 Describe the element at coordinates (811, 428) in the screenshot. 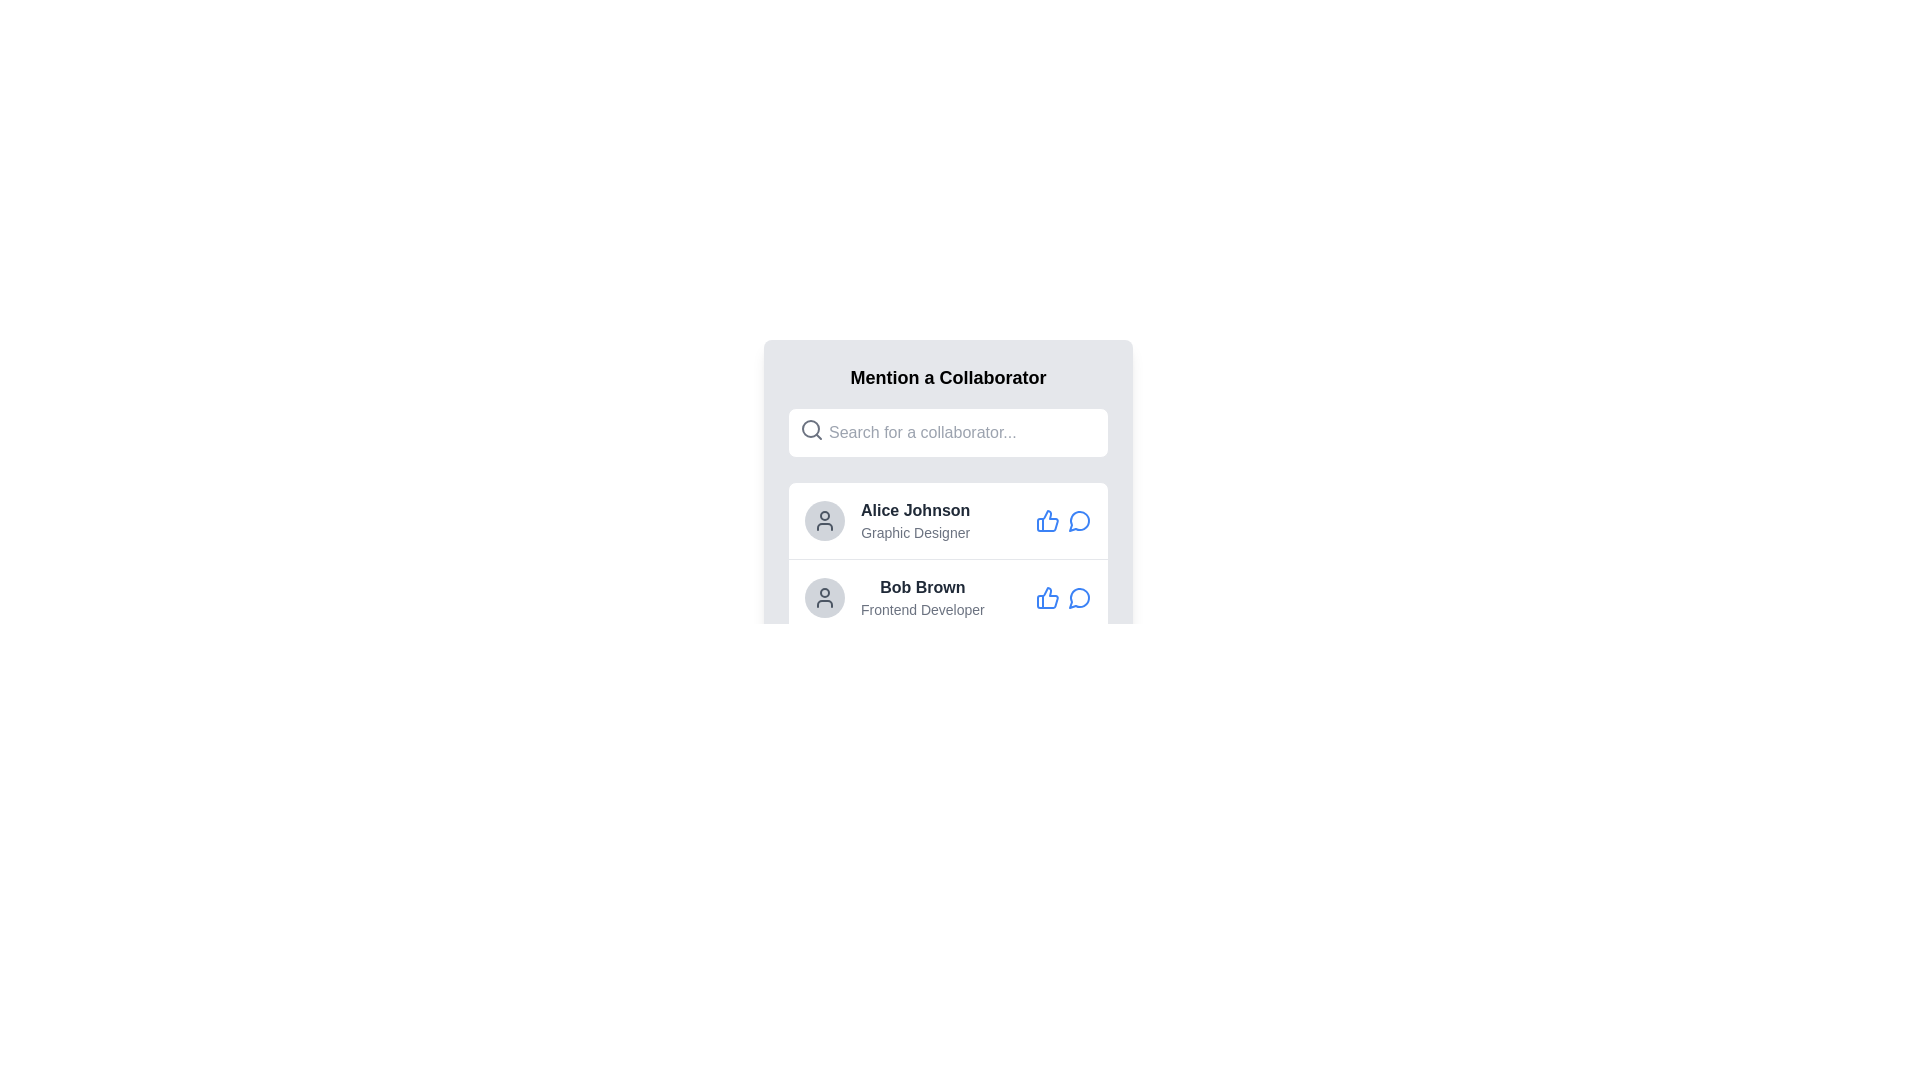

I see `the gray magnifying glass icon located in the top-left corner of the text input field for 'Mention a Collaborator'` at that location.